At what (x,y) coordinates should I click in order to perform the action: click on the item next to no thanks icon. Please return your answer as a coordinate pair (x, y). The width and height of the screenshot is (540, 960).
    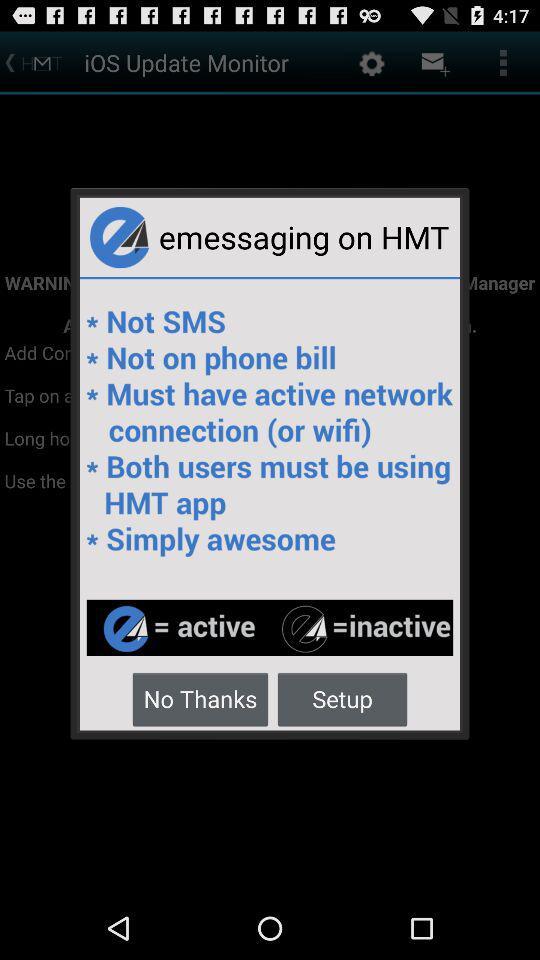
    Looking at the image, I should click on (341, 698).